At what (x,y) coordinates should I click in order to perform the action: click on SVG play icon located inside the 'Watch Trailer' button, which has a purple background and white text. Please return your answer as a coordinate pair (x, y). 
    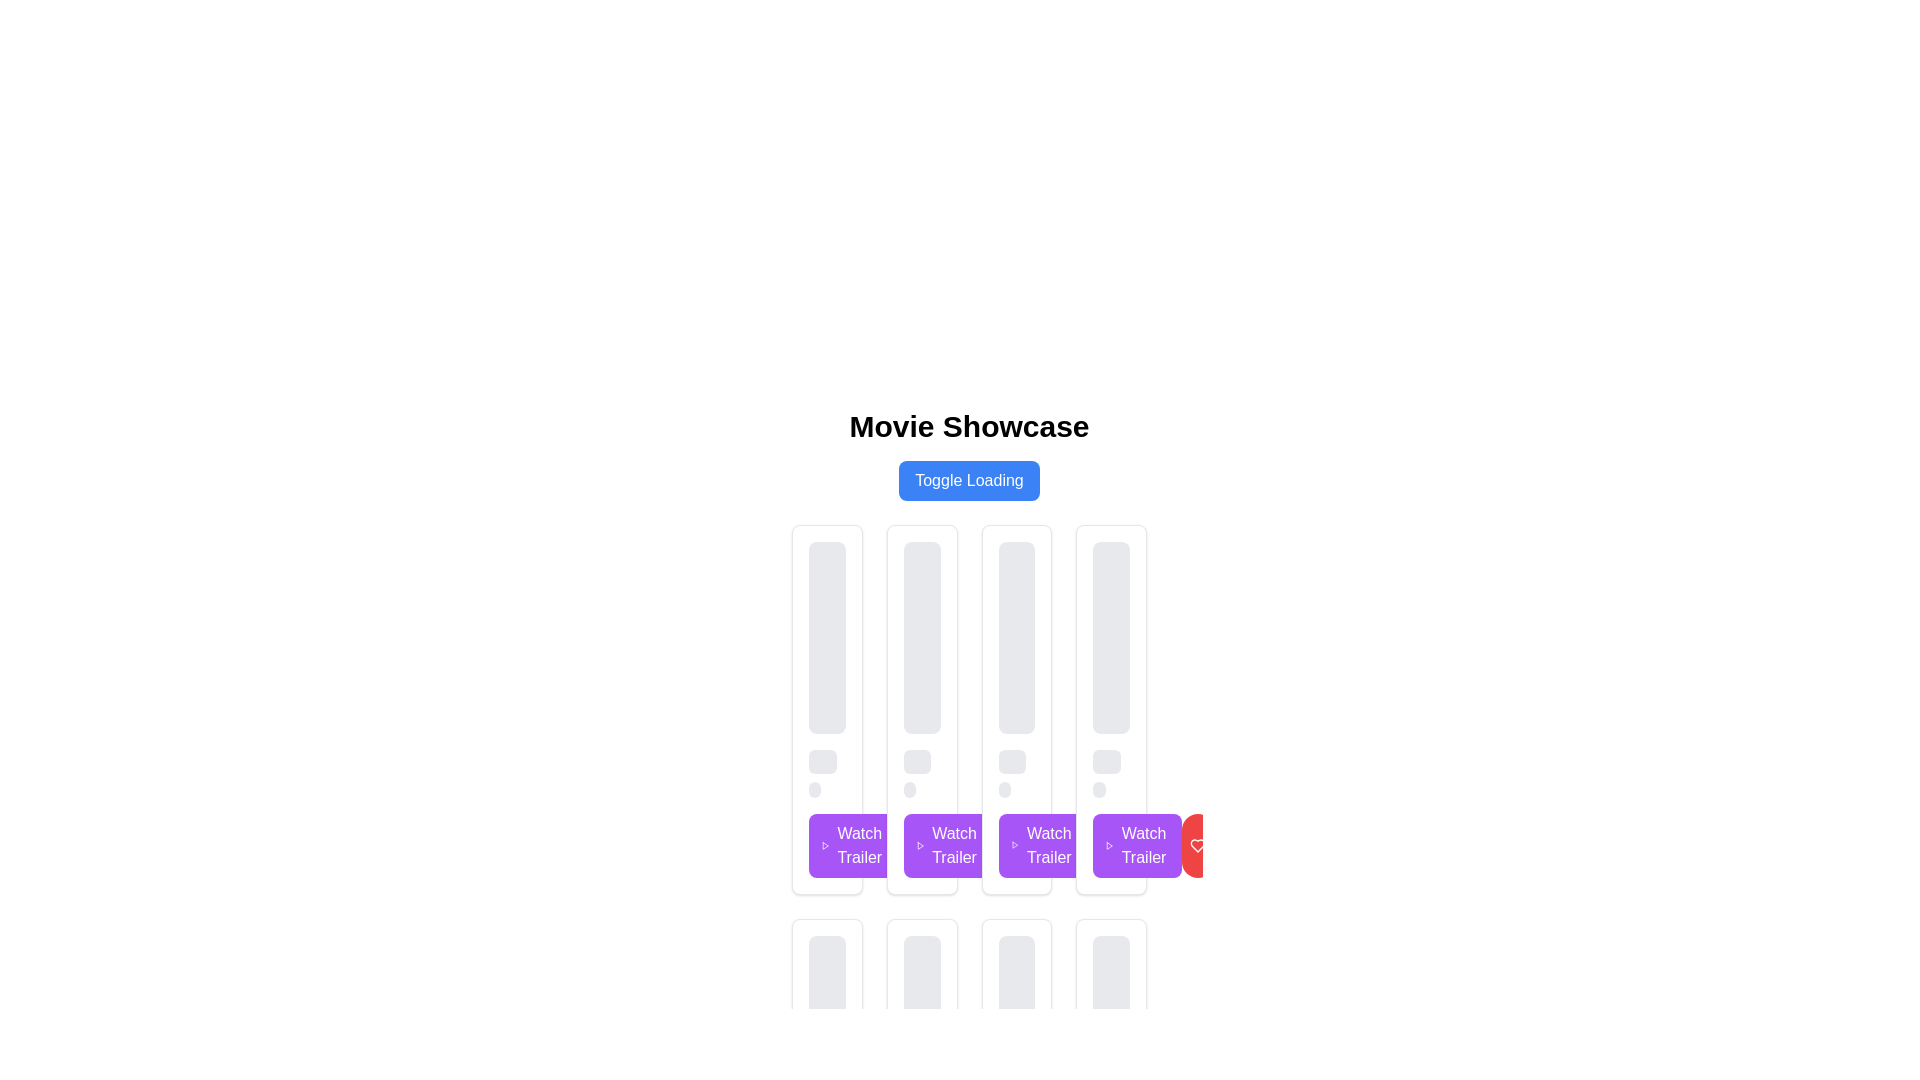
    Looking at the image, I should click on (919, 845).